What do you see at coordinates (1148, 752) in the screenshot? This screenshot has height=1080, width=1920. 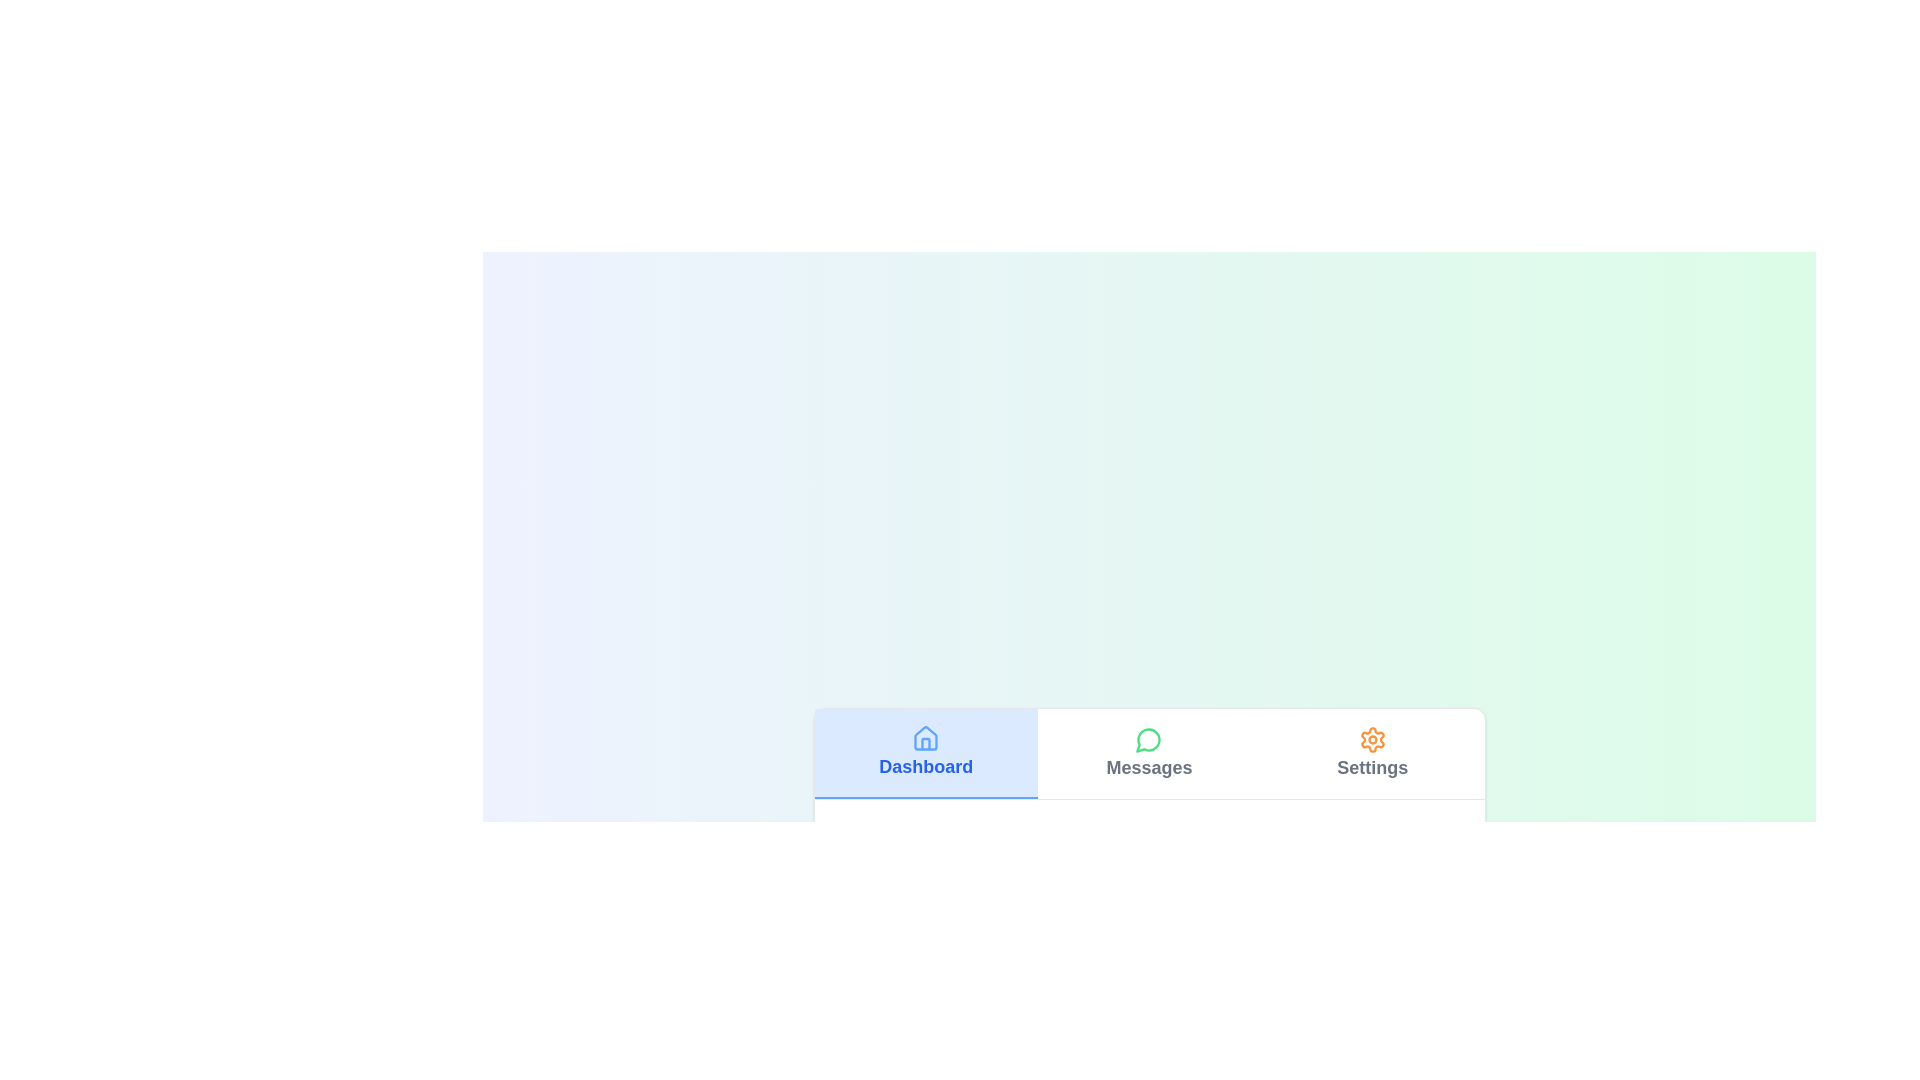 I see `the Messages tab by clicking on its corresponding button` at bounding box center [1148, 752].